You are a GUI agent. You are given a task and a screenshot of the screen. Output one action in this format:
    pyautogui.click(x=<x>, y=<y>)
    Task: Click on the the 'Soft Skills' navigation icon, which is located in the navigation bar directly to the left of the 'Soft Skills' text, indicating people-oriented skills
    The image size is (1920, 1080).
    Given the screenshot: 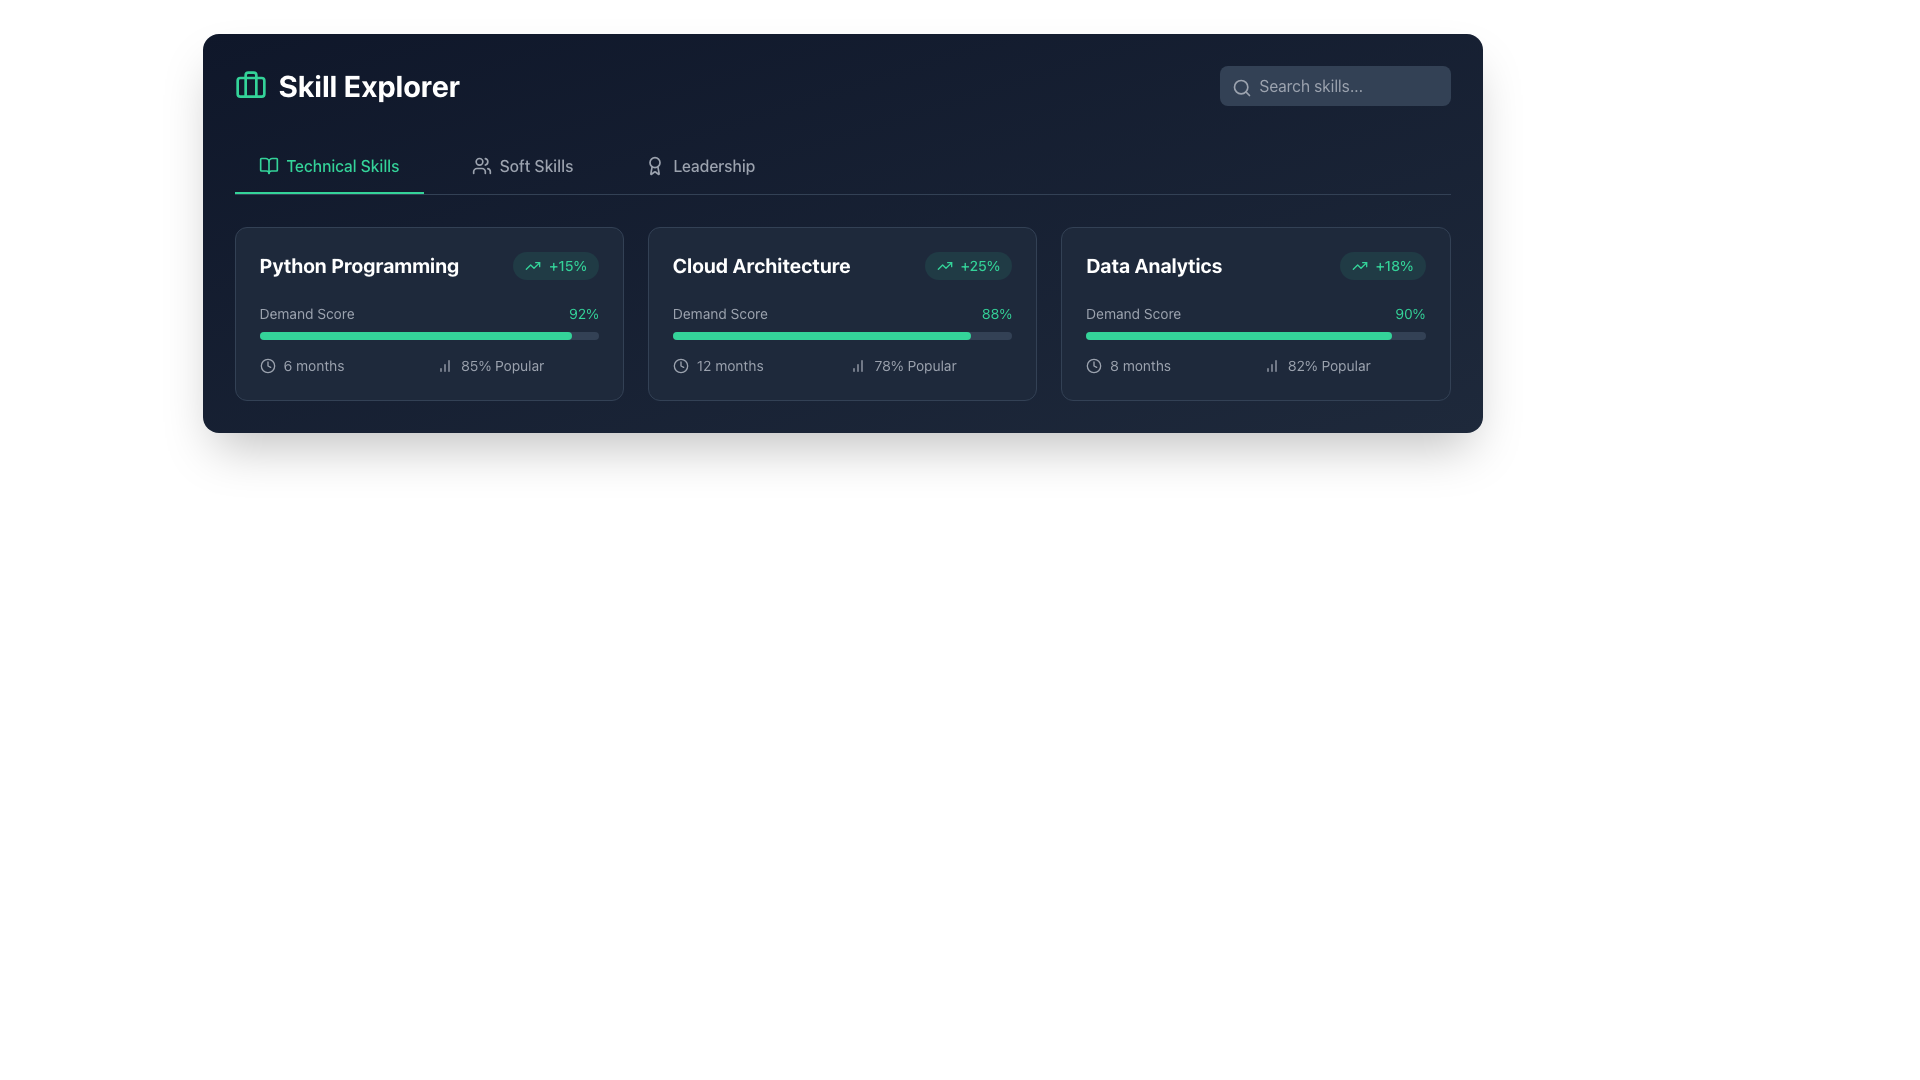 What is the action you would take?
    pyautogui.click(x=481, y=164)
    